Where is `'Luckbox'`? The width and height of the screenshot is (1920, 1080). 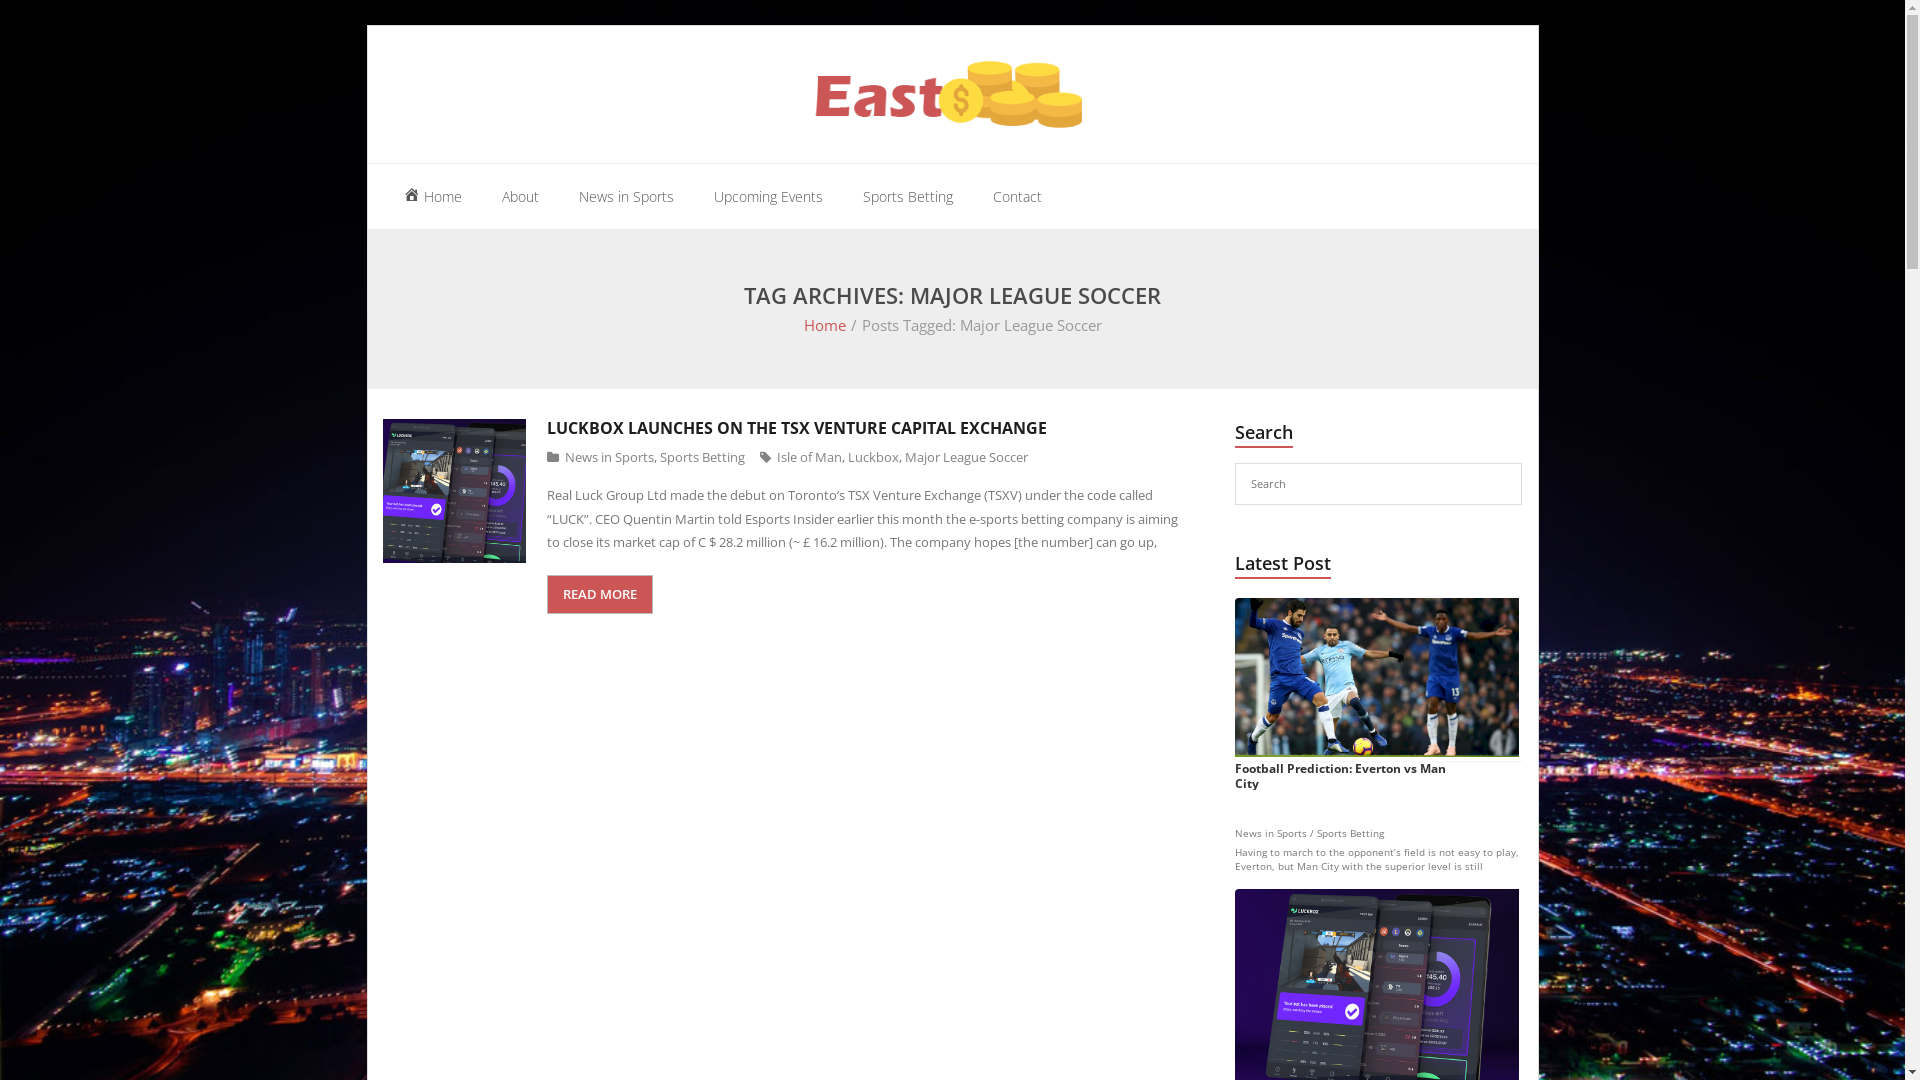
'Luckbox' is located at coordinates (873, 456).